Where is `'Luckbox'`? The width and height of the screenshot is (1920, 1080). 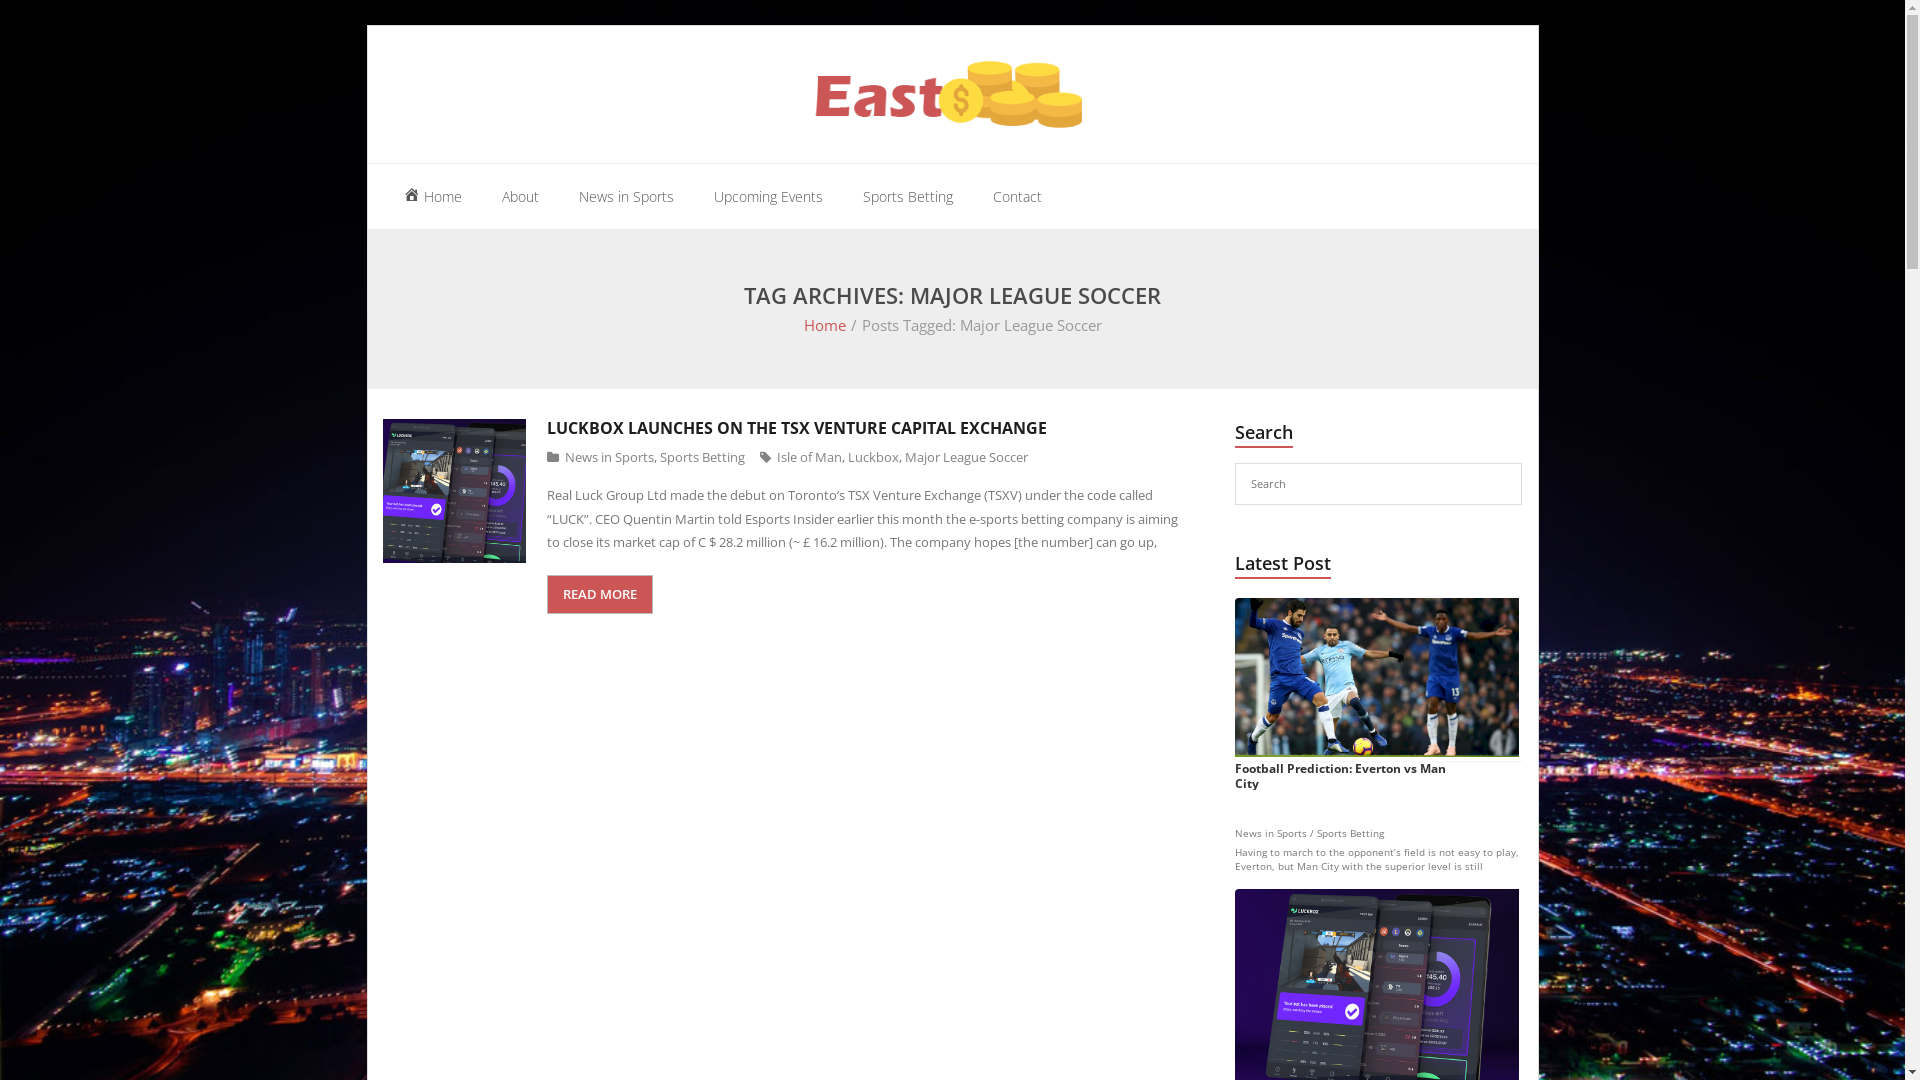
'Luckbox' is located at coordinates (873, 456).